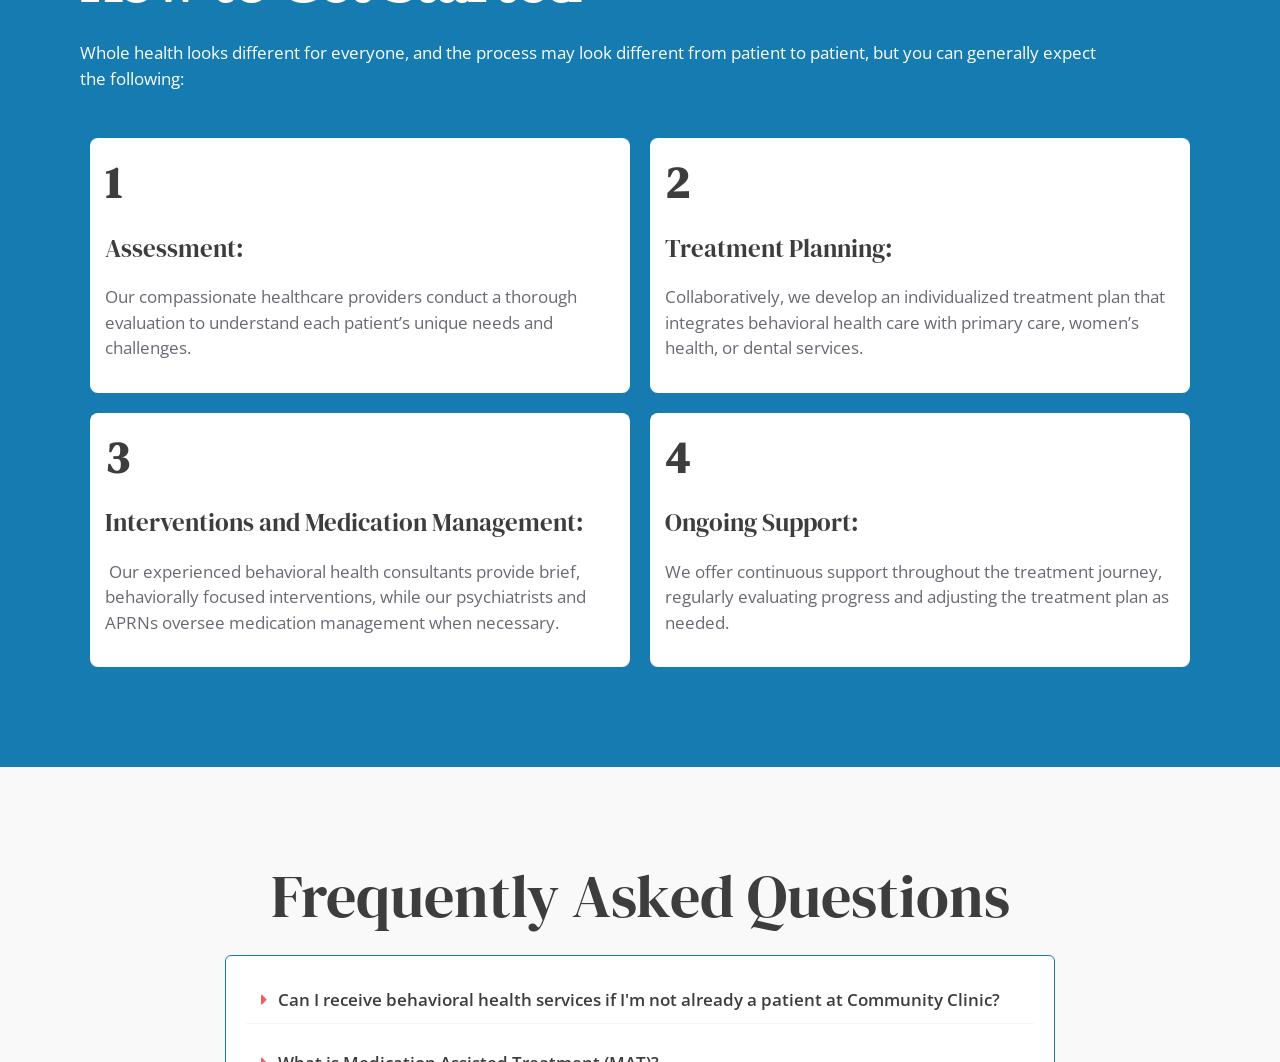 The image size is (1280, 1062). What do you see at coordinates (760, 520) in the screenshot?
I see `'Ongoing Support:'` at bounding box center [760, 520].